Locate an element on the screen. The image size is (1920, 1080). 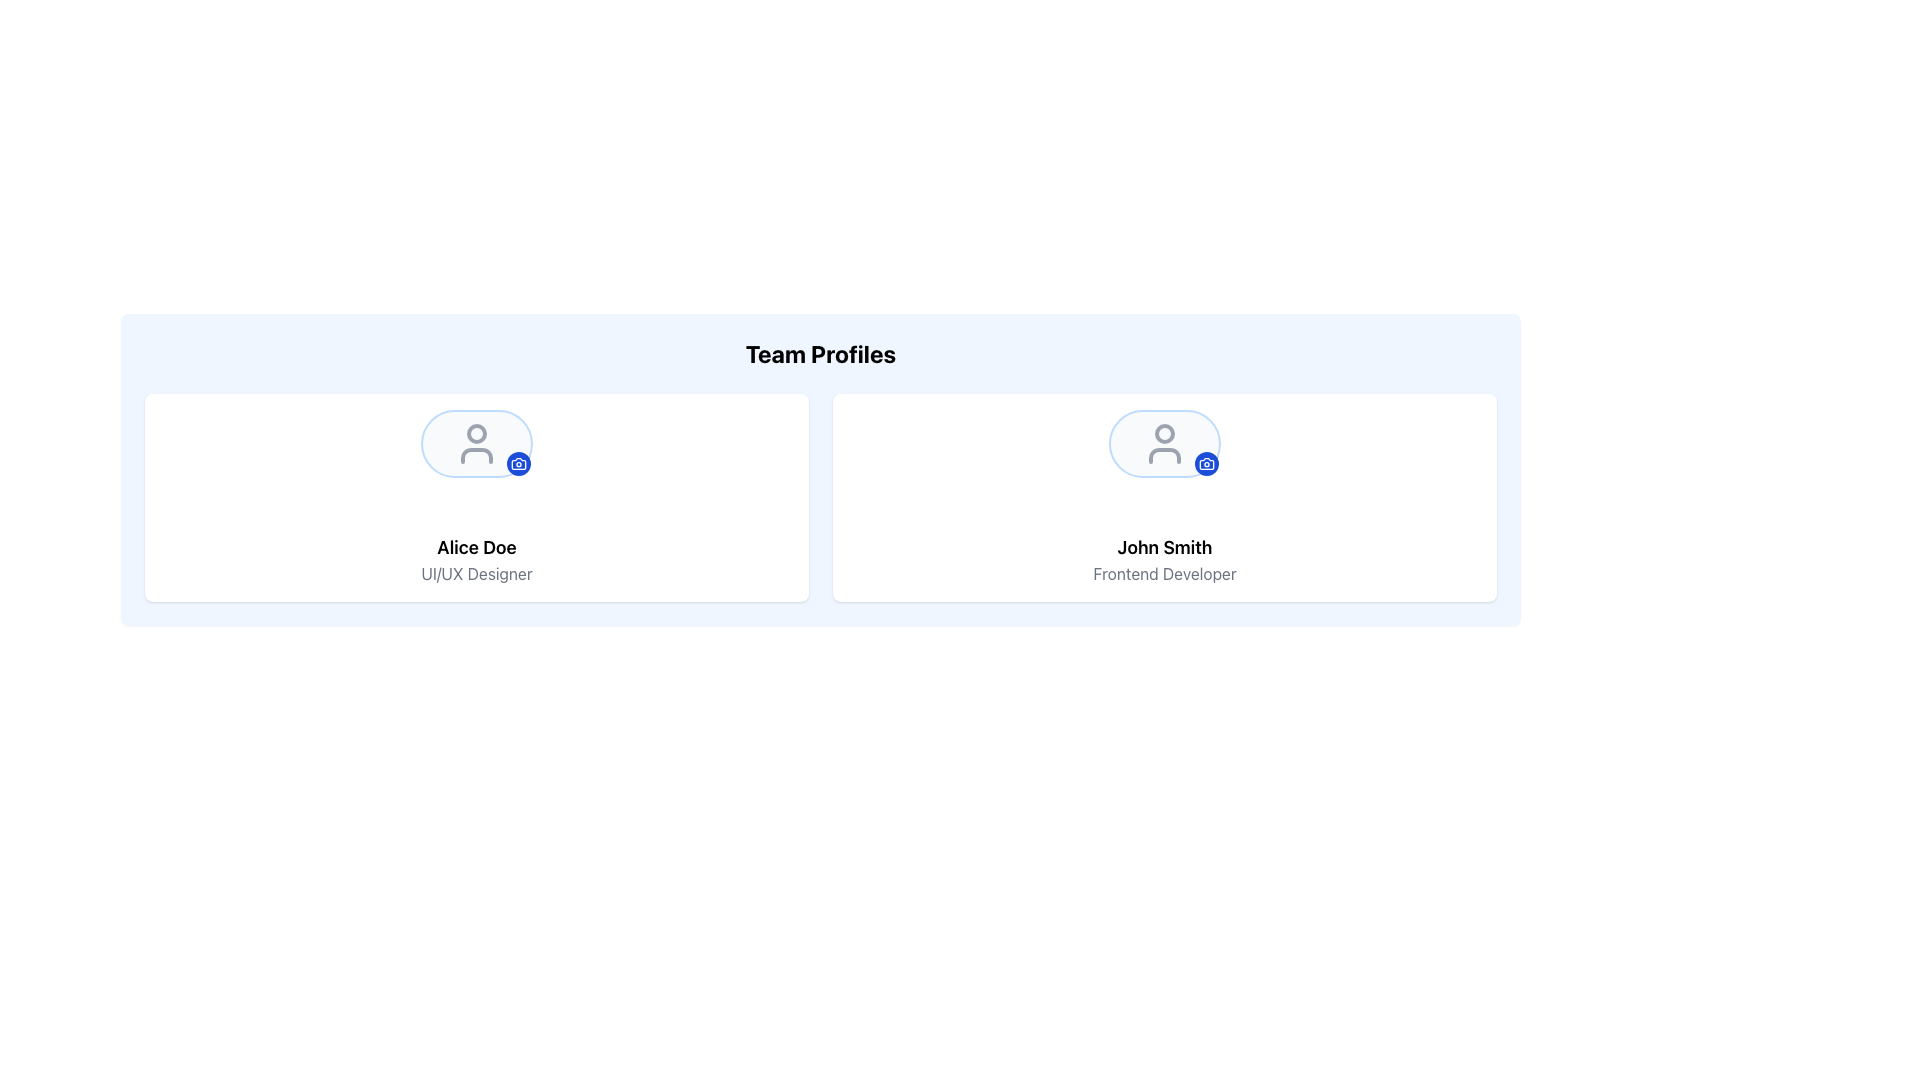
the camera icon overlay on the circular profile picture placeholder for John Smith in the Team Profiles section to upload a photo is located at coordinates (1165, 442).